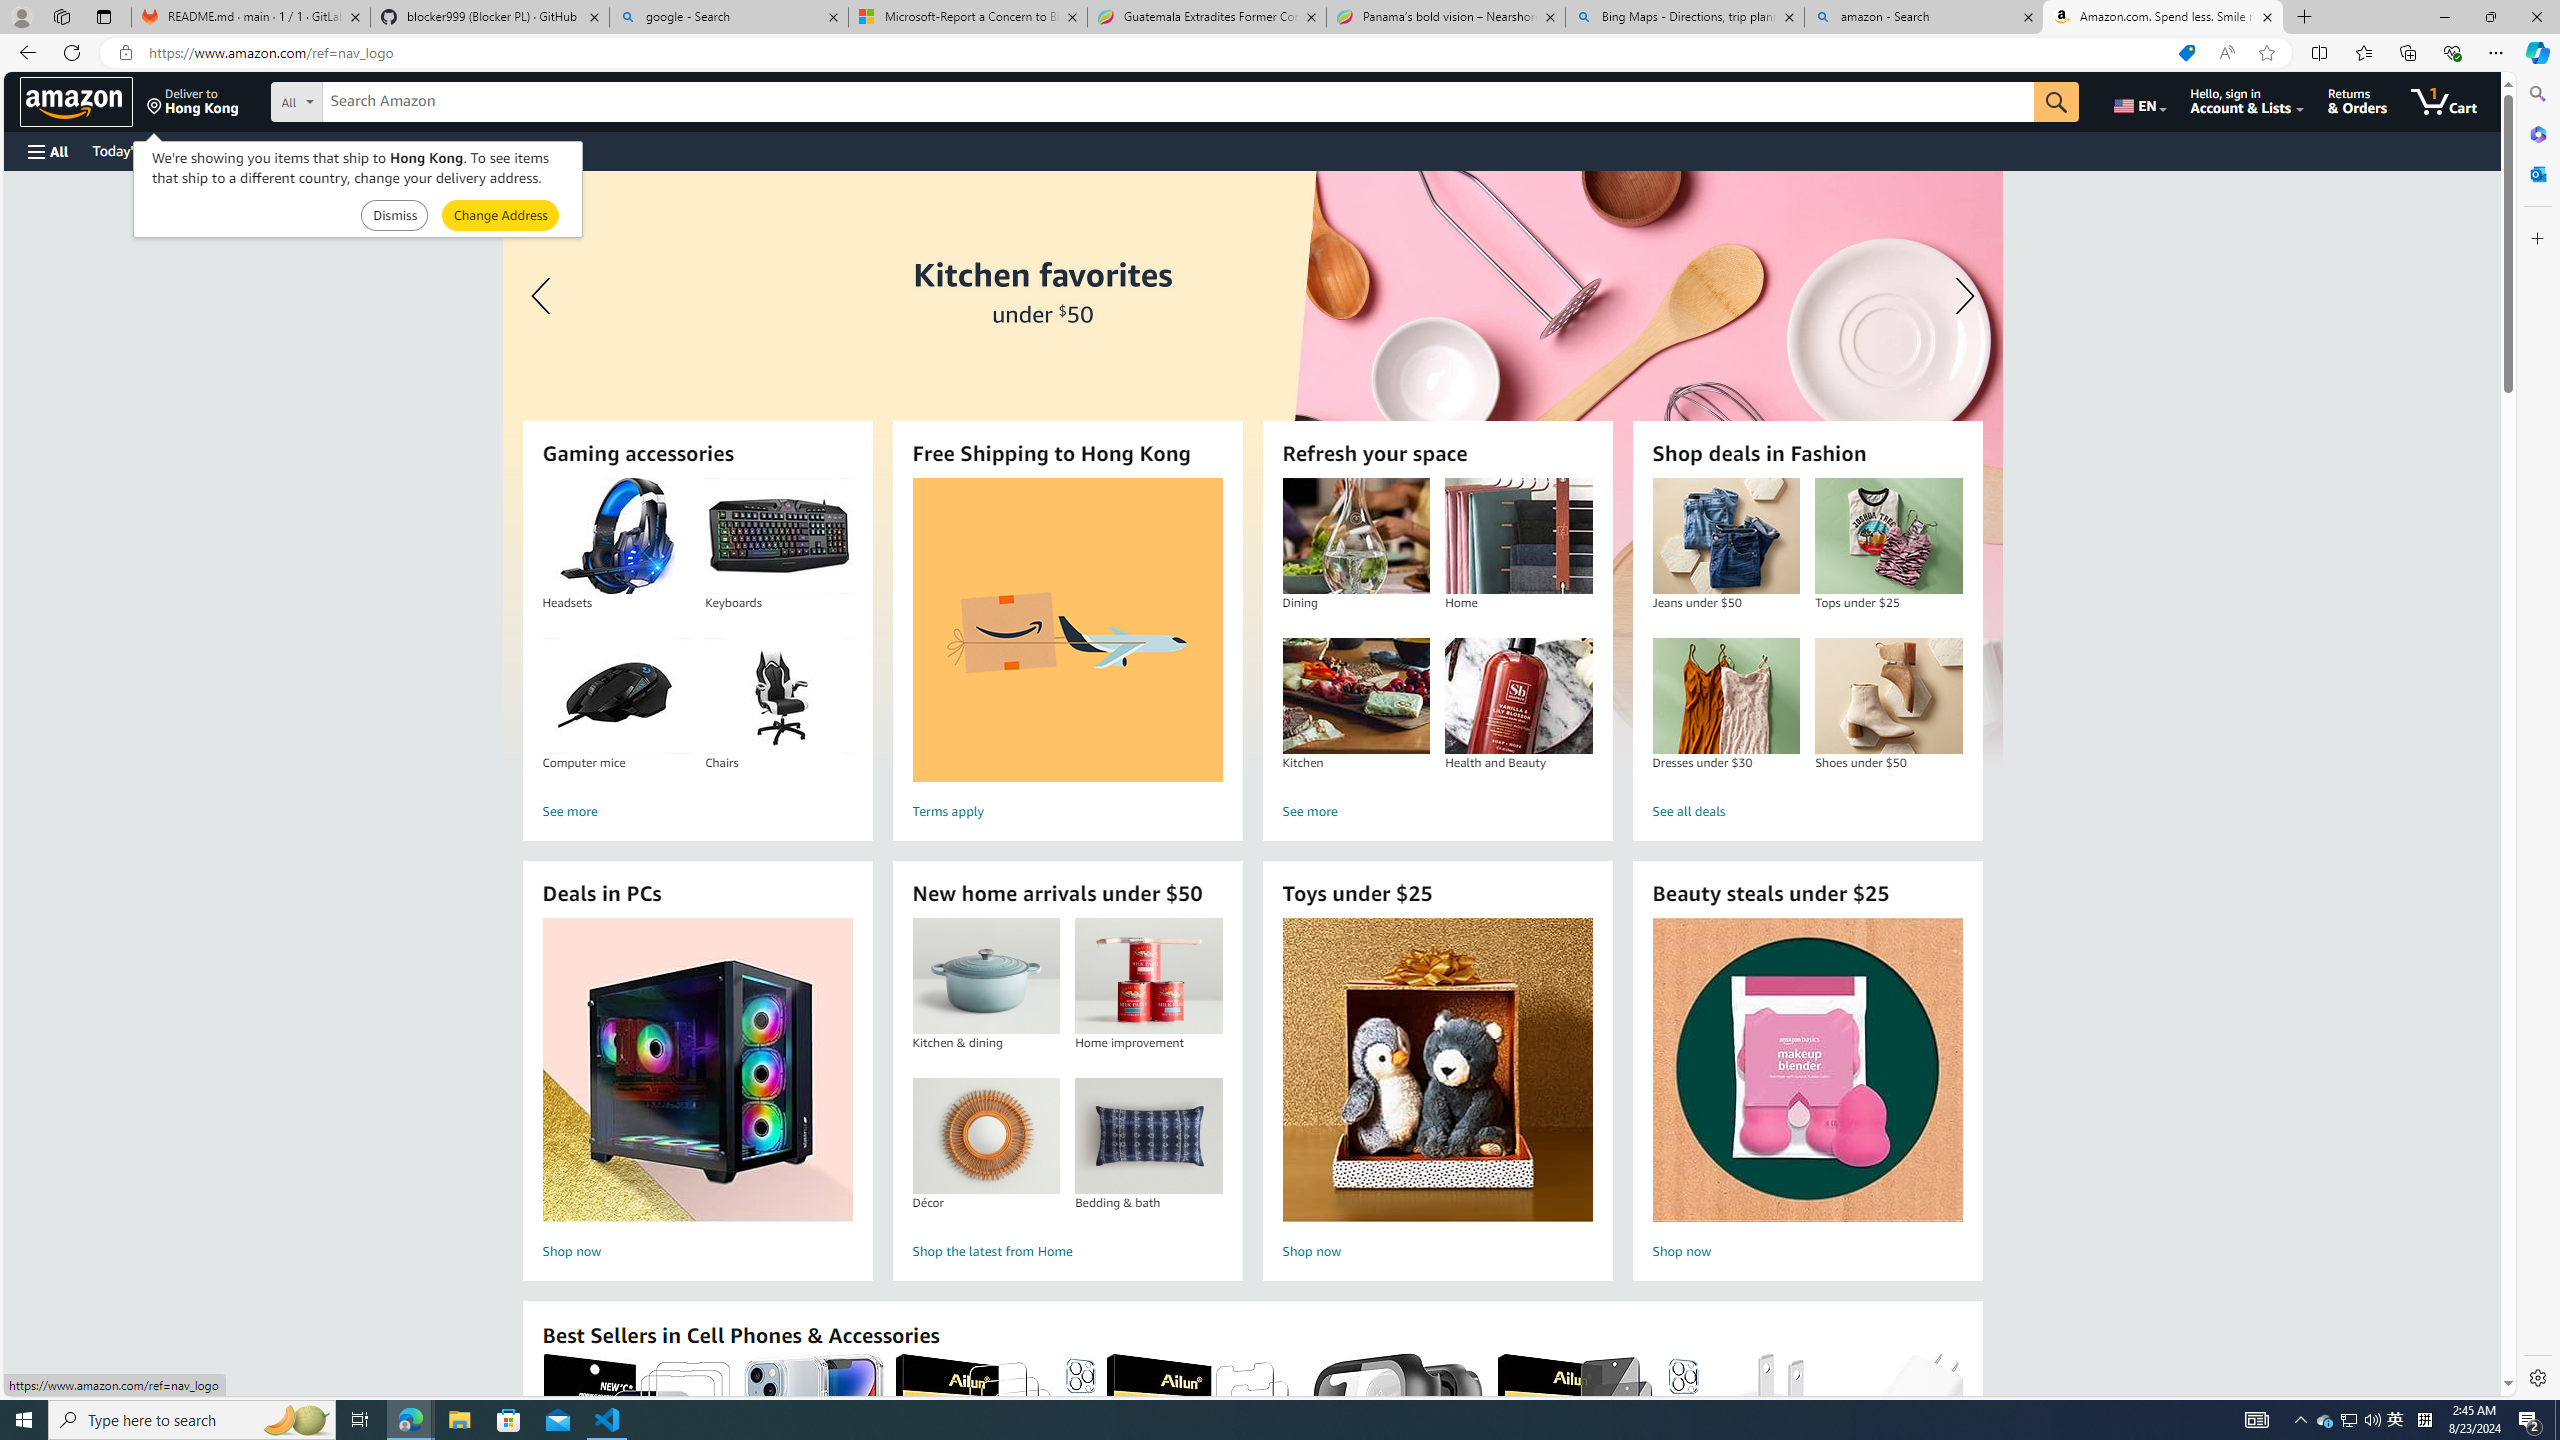 Image resolution: width=2560 pixels, height=1440 pixels. Describe the element at coordinates (1517, 696) in the screenshot. I see `'Health and Beauty'` at that location.